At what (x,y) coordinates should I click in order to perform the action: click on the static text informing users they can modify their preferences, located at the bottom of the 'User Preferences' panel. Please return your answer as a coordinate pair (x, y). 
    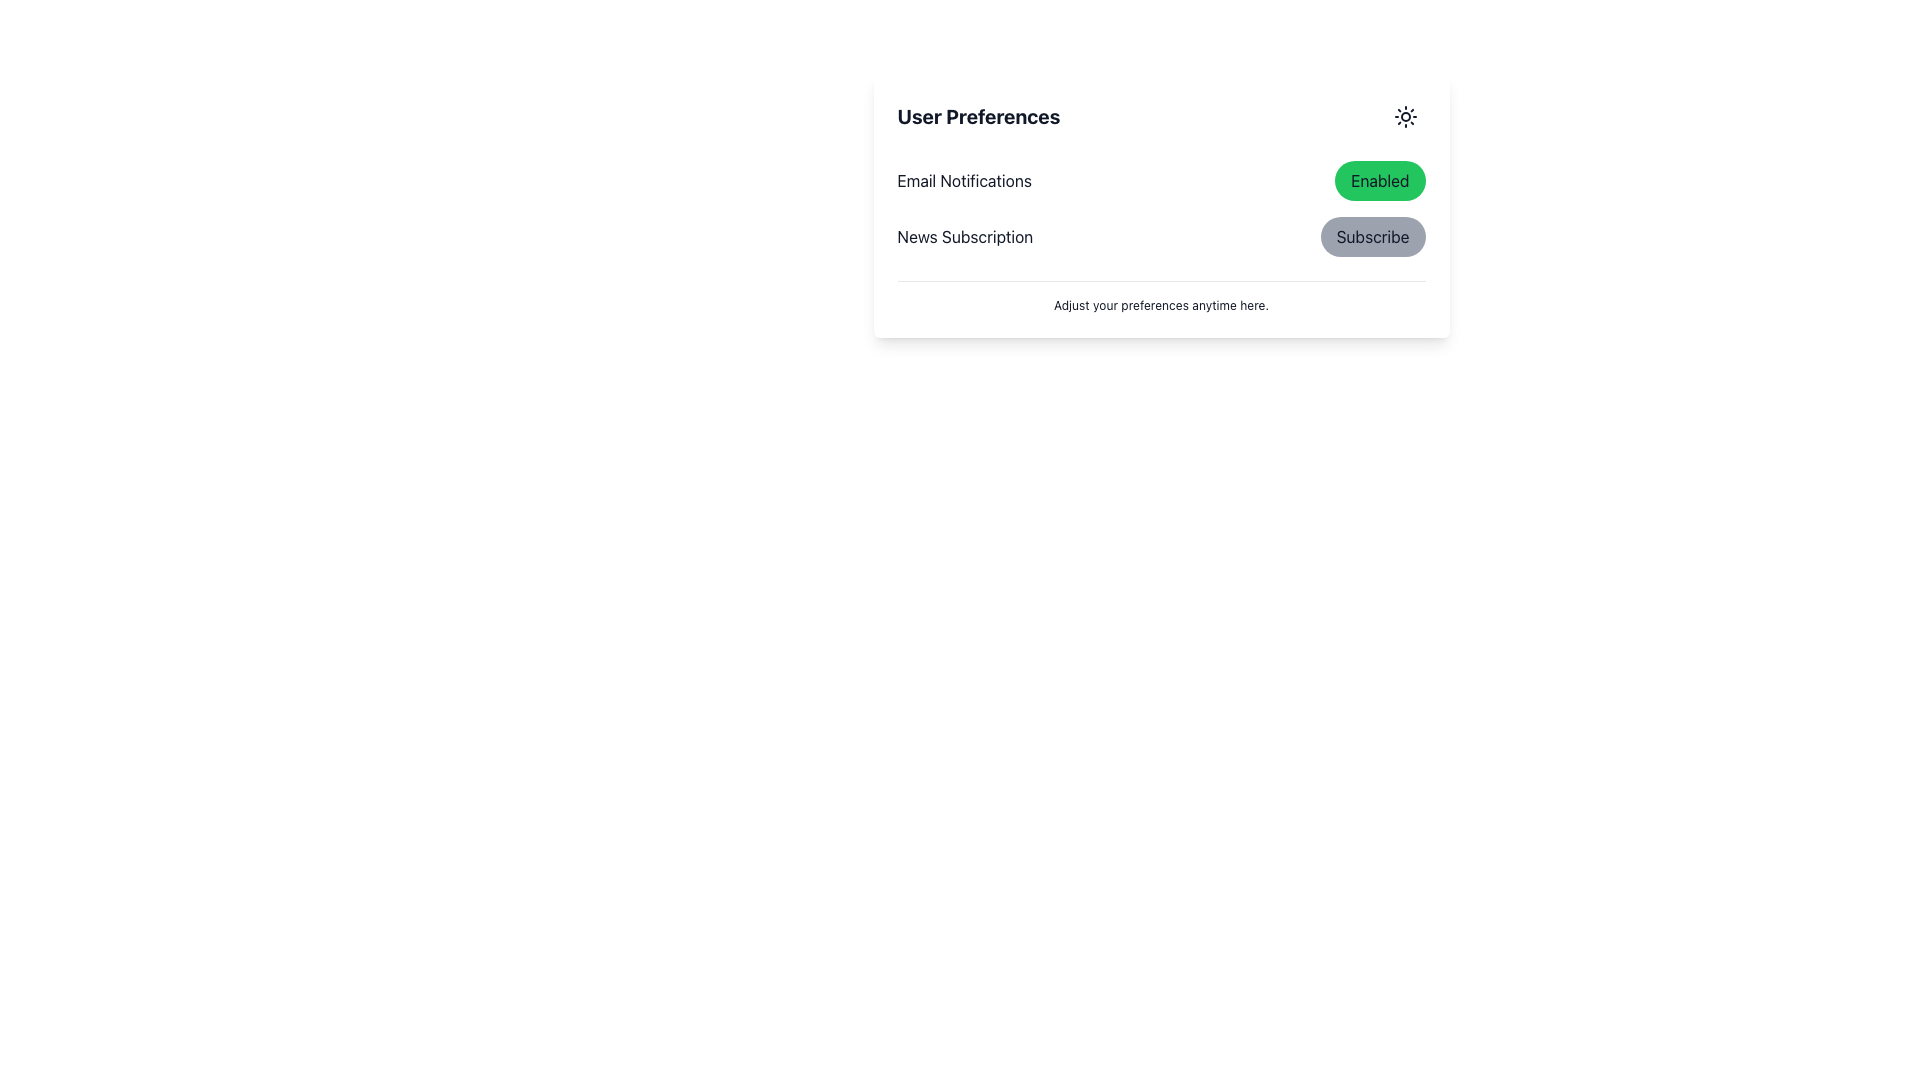
    Looking at the image, I should click on (1161, 297).